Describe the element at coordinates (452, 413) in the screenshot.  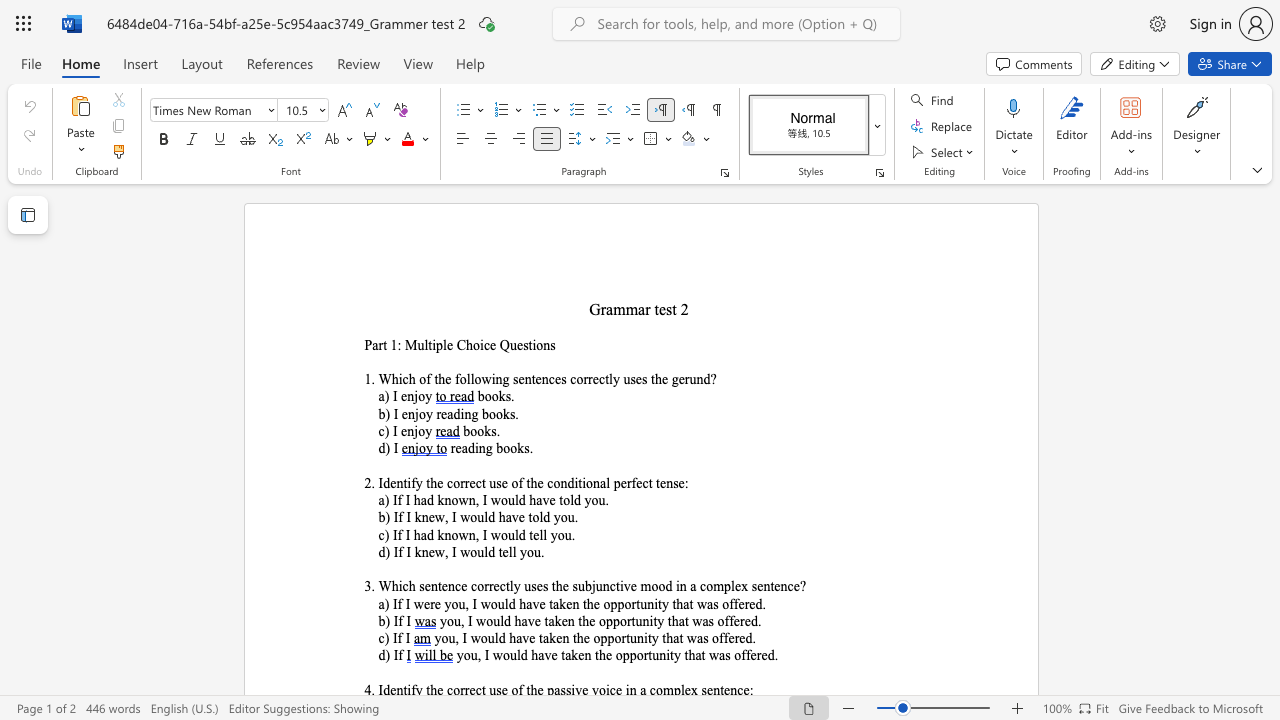
I see `the space between the continuous character "a" and "d" in the text` at that location.